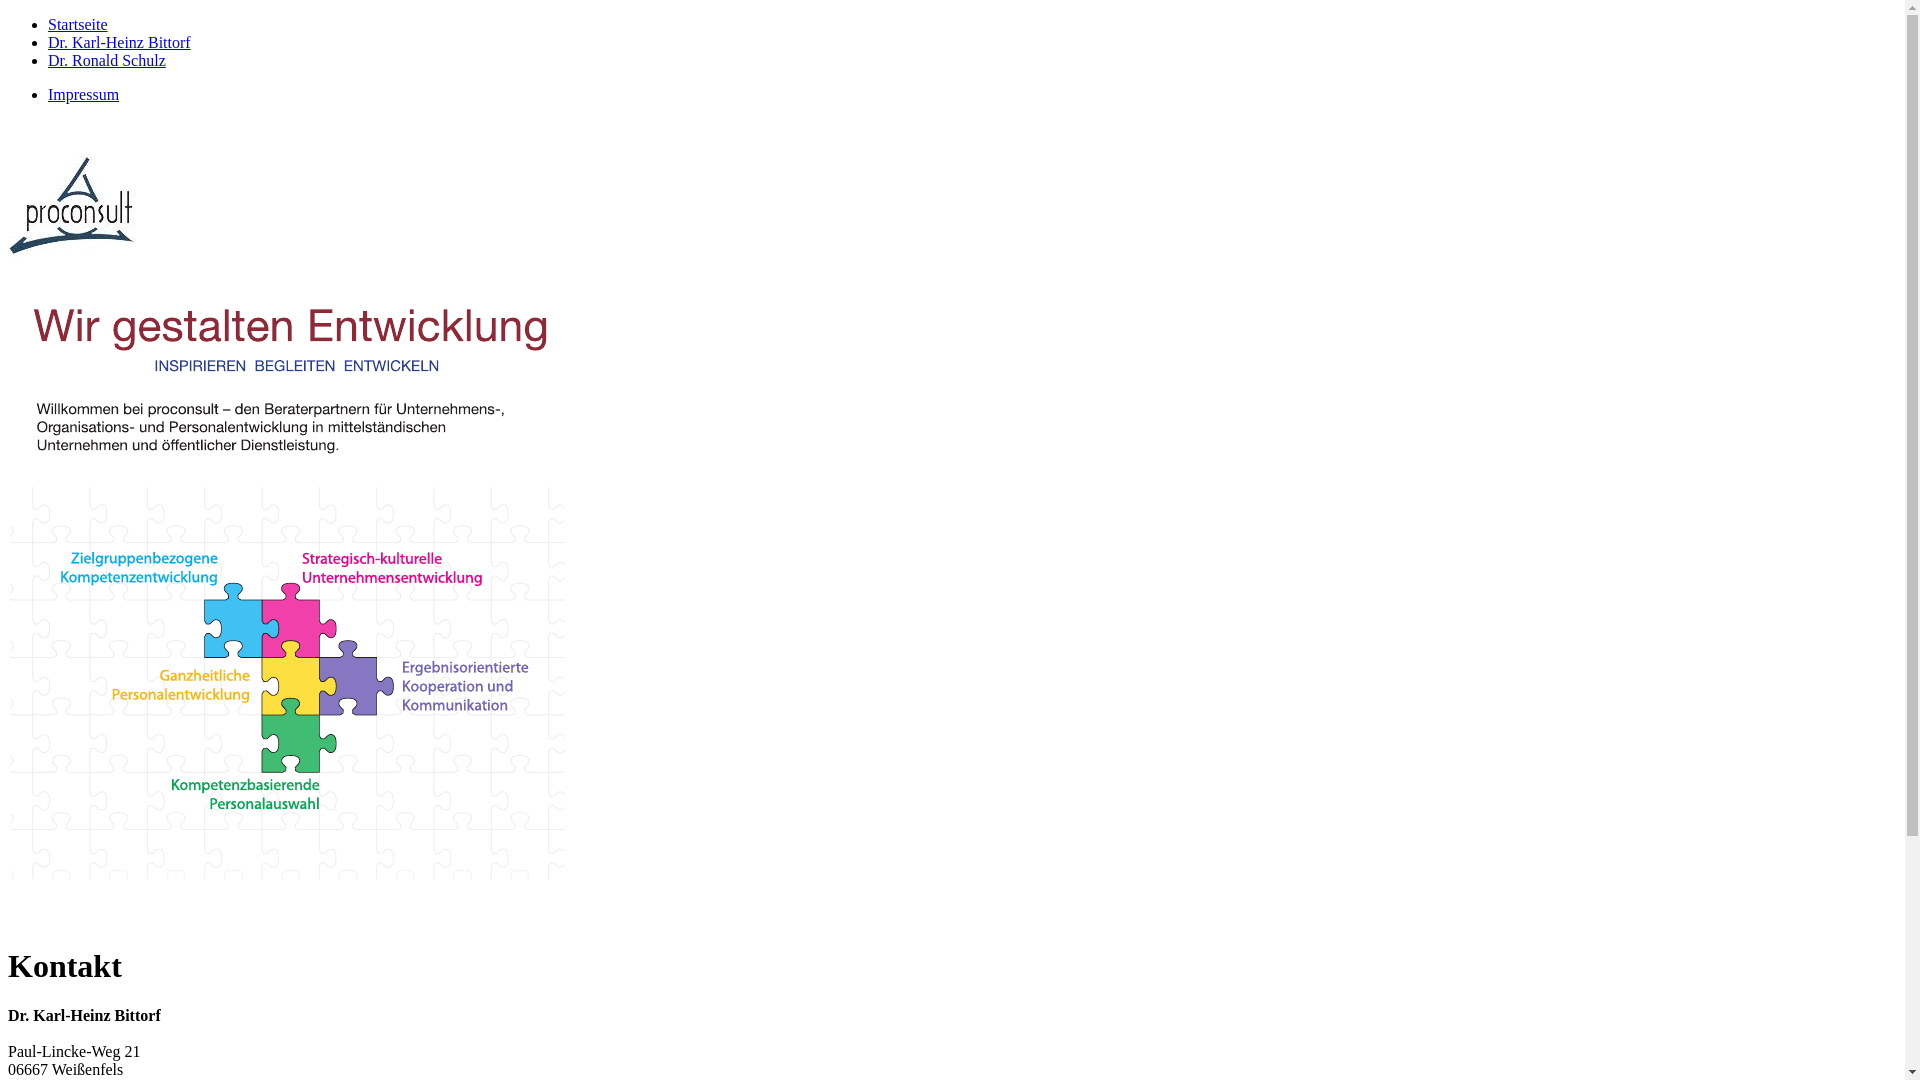 This screenshot has height=1080, width=1920. Describe the element at coordinates (82, 94) in the screenshot. I see `'Impressum'` at that location.